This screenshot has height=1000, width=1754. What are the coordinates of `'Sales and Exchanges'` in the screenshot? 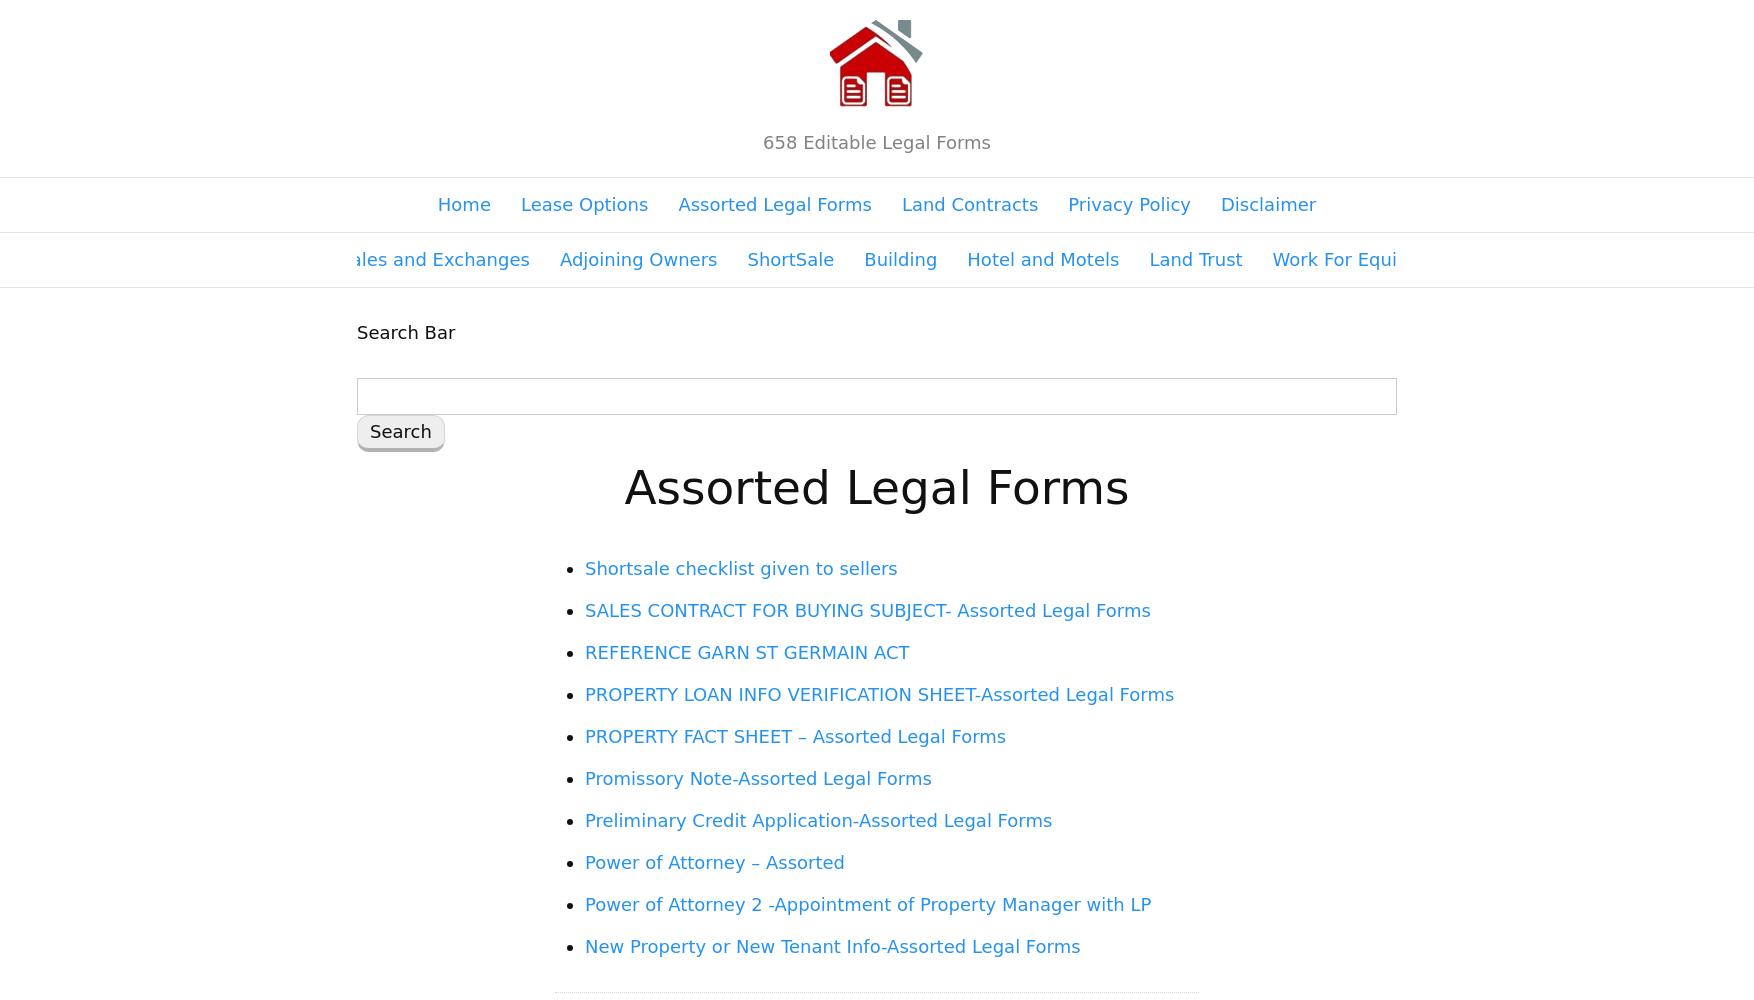 It's located at (433, 259).